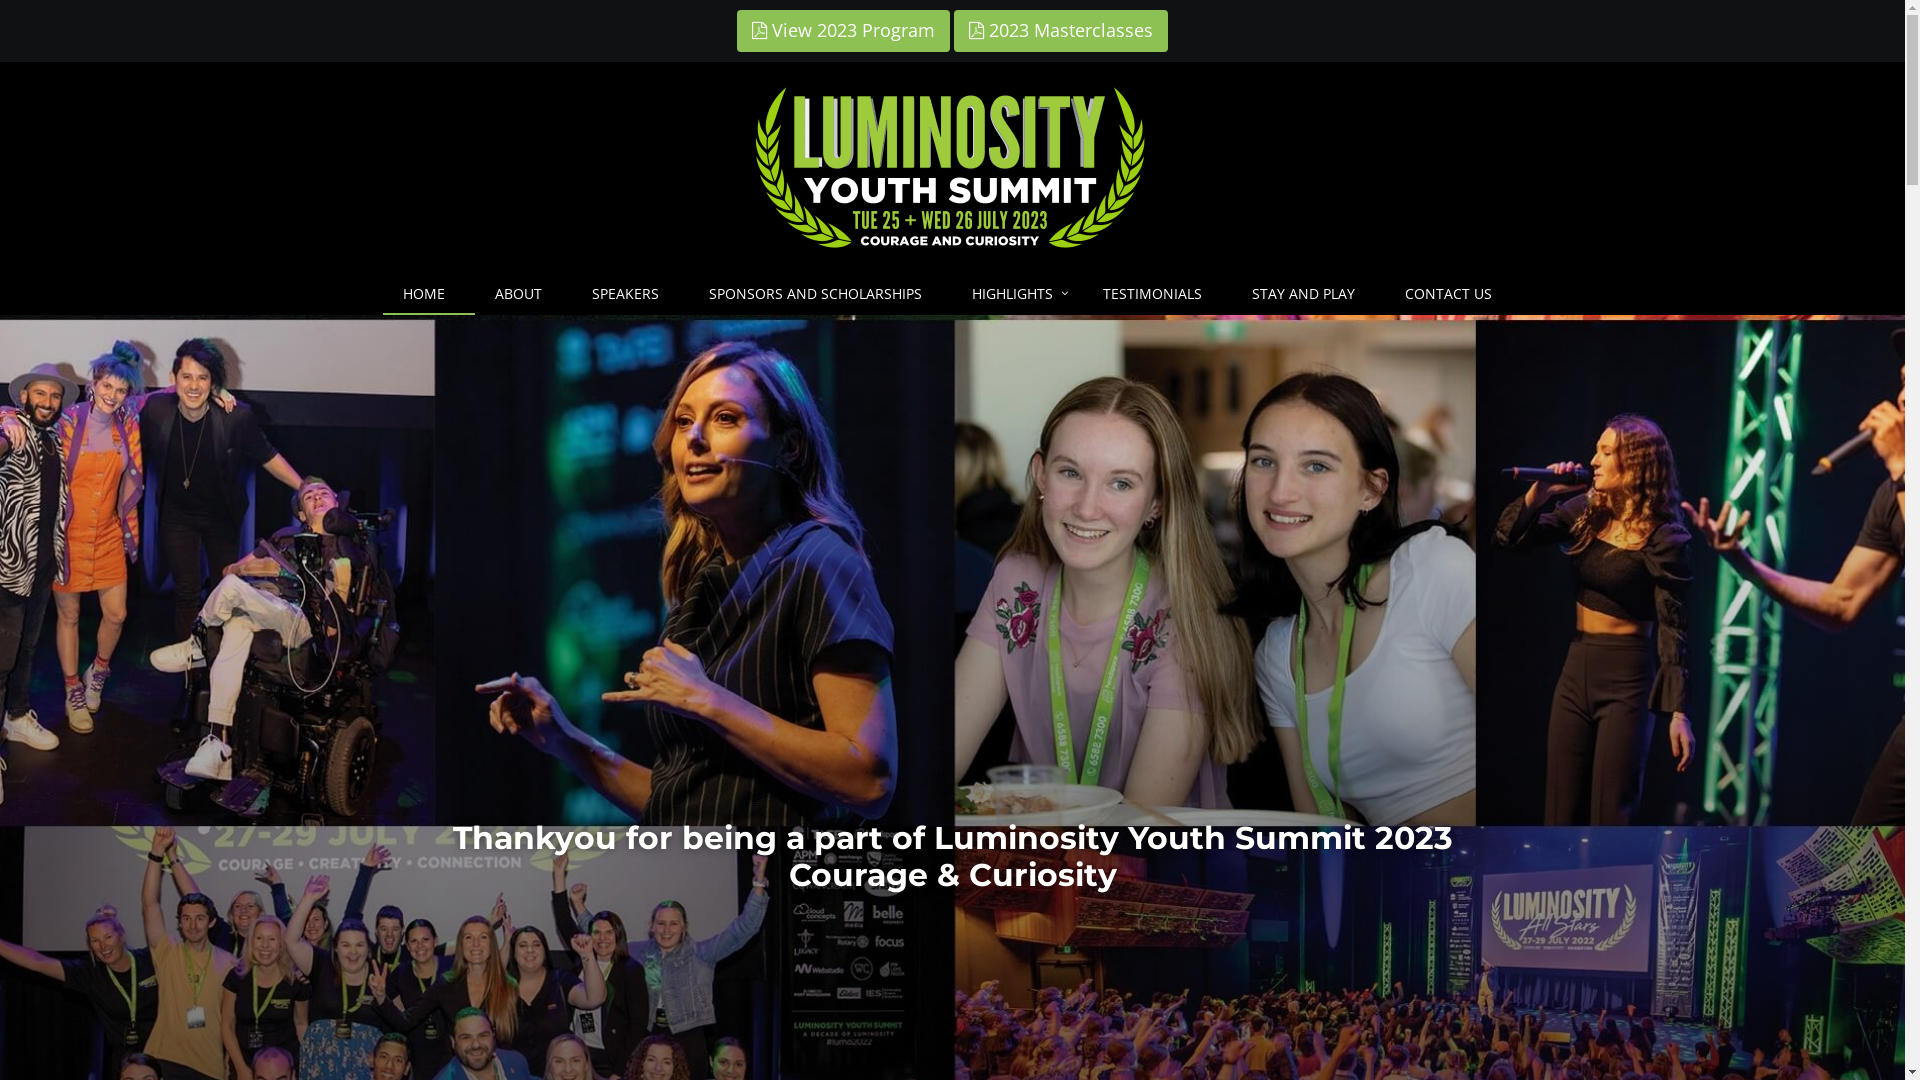 This screenshot has width=1920, height=1080. I want to click on 'HIGHLIGHTS', so click(950, 293).